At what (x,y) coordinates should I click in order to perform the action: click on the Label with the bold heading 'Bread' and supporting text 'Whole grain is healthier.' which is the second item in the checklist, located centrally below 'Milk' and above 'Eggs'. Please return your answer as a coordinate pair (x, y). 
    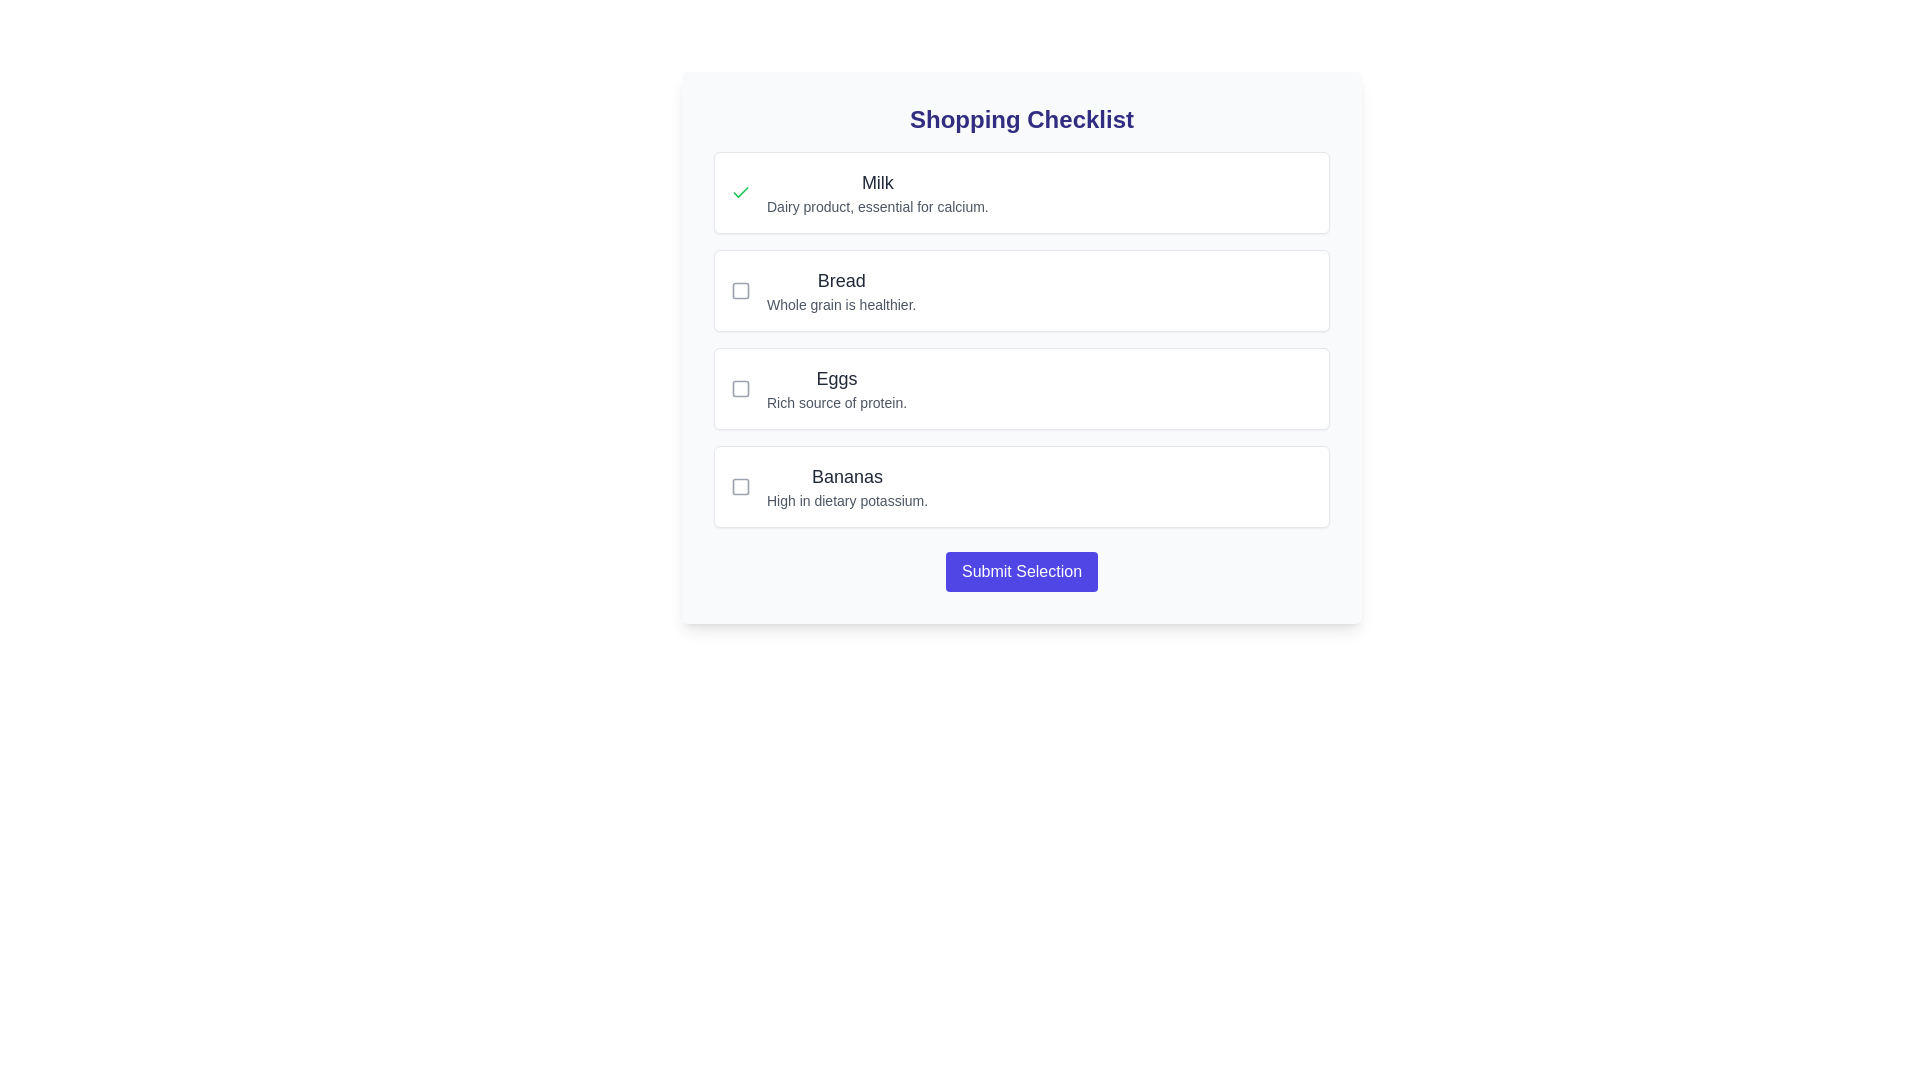
    Looking at the image, I should click on (841, 290).